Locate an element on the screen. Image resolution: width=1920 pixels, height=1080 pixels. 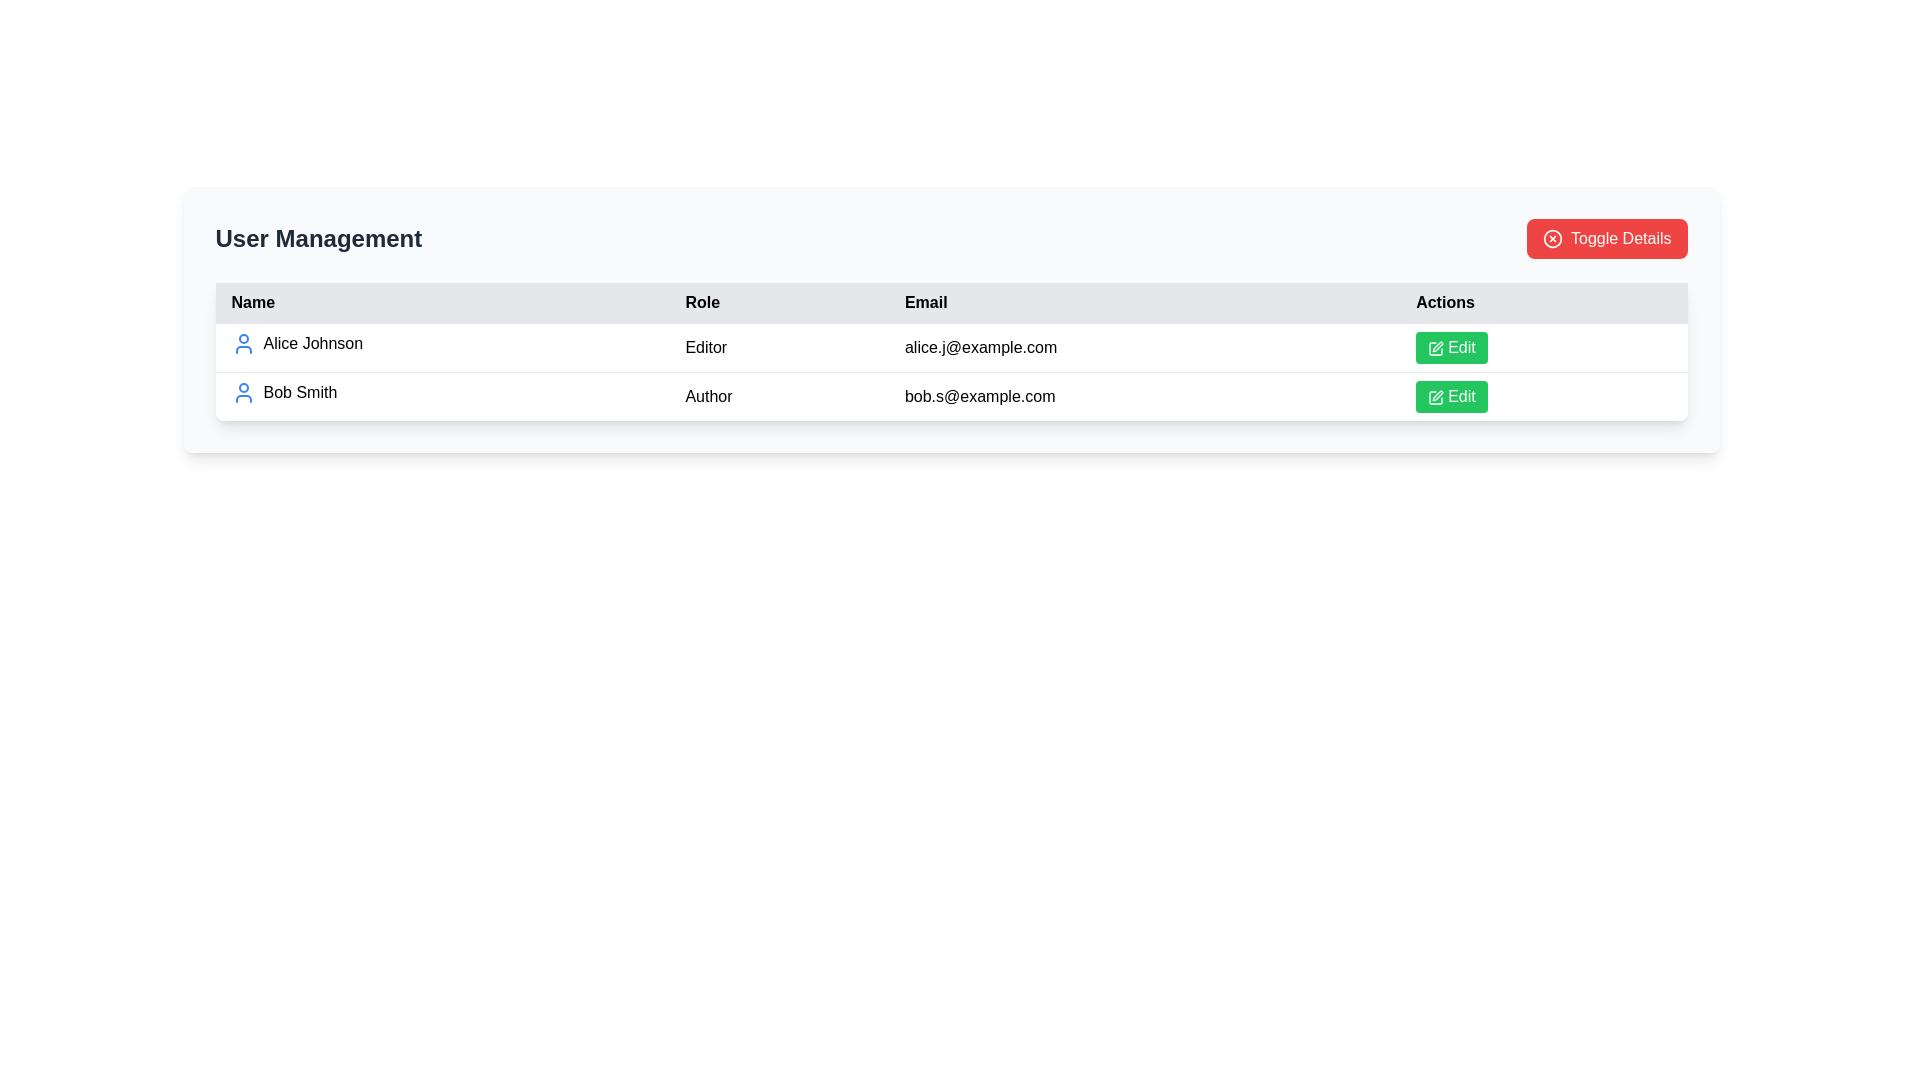
the 'Edit' icon located in the 'Actions' column of the second row in the table, which visually represents the editing action is located at coordinates (1435, 397).